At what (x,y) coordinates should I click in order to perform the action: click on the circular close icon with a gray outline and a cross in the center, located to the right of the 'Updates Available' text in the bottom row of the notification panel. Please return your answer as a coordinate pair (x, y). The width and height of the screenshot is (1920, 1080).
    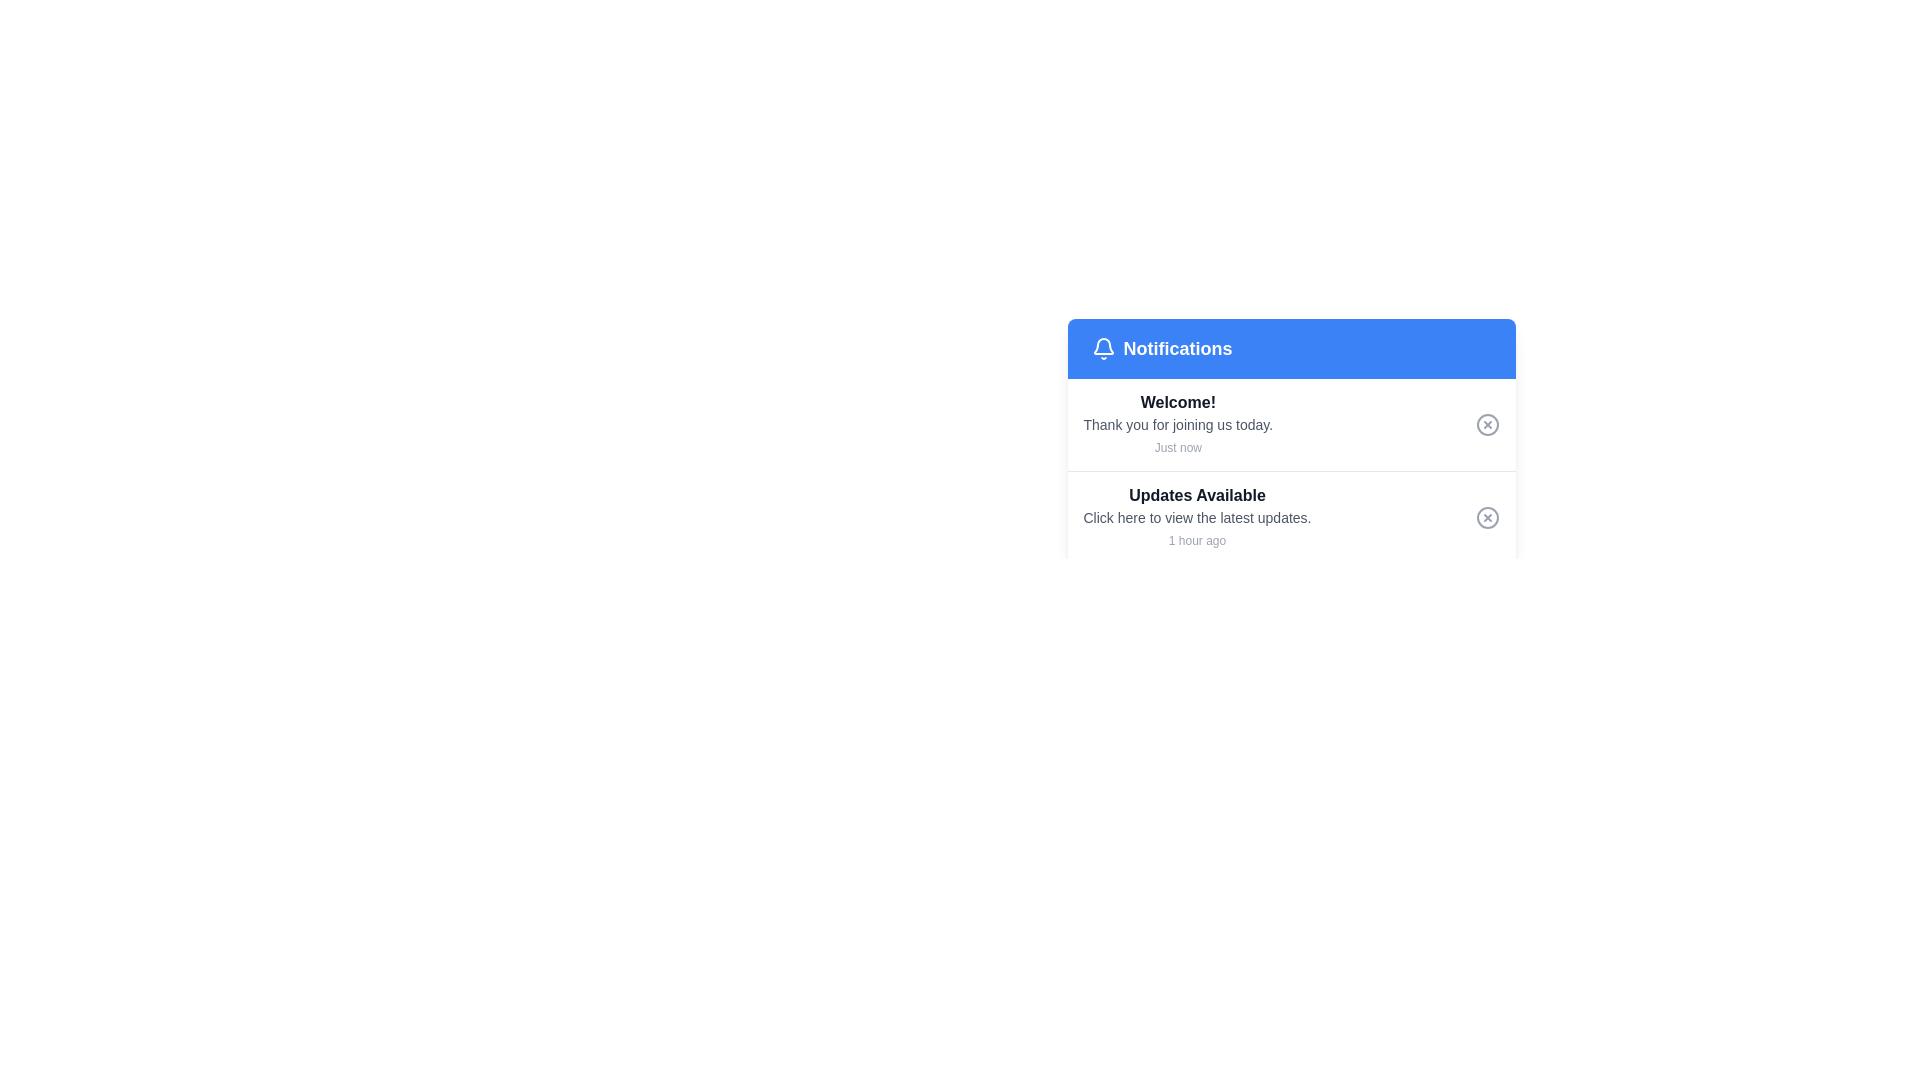
    Looking at the image, I should click on (1487, 516).